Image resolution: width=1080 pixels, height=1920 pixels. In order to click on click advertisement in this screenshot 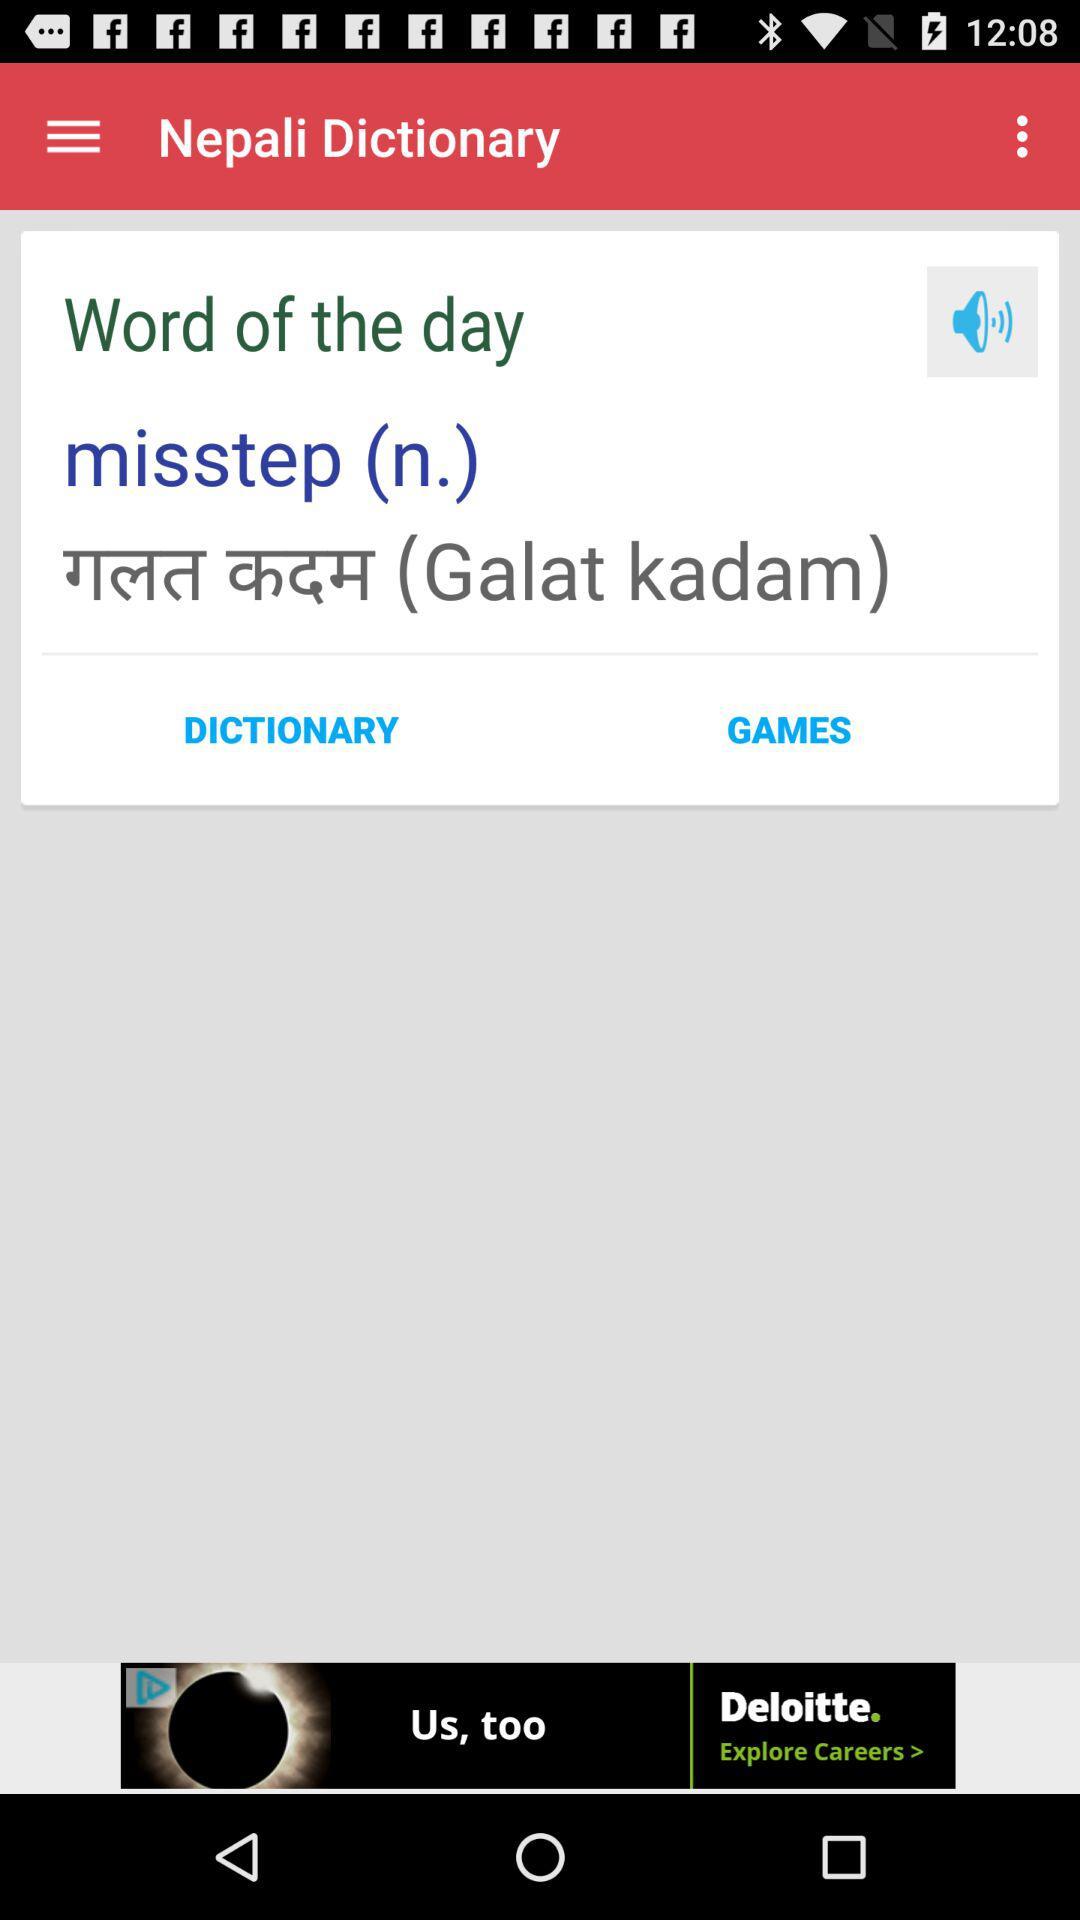, I will do `click(540, 1727)`.